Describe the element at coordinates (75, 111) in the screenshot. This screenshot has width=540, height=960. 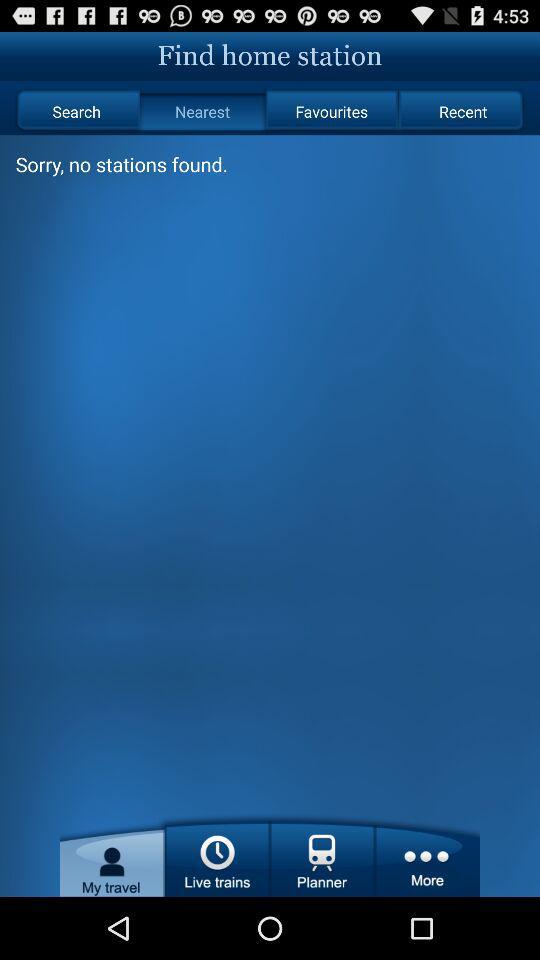
I see `icon next to the nearest icon` at that location.